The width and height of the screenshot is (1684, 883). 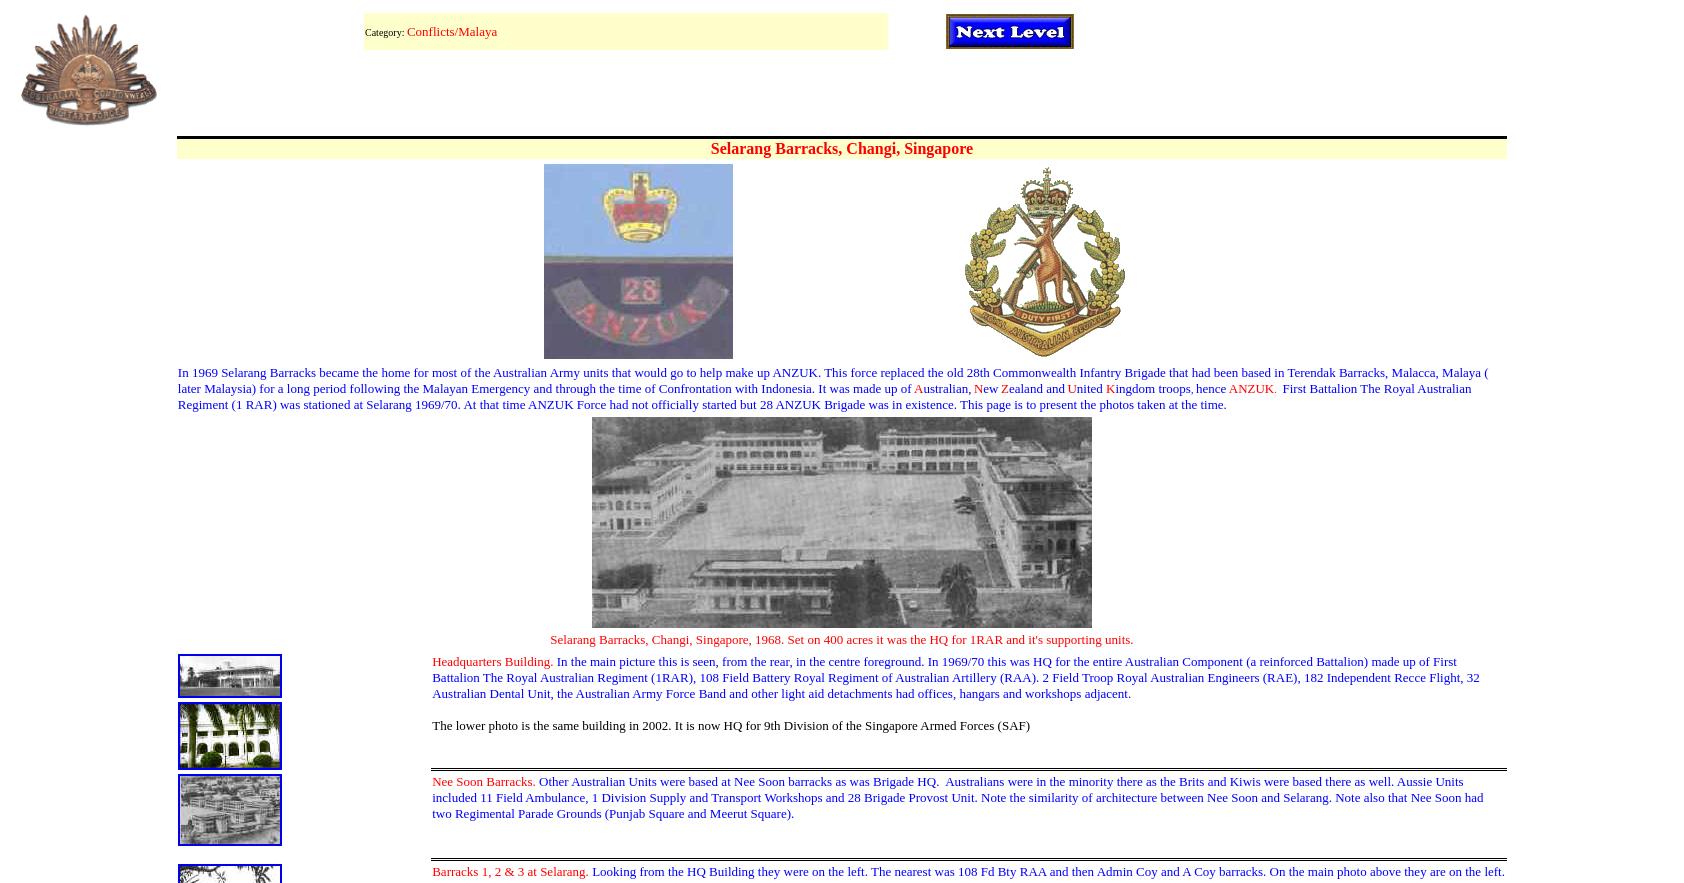 I want to click on 'Nee
        Soon Barracks.', so click(x=482, y=781).